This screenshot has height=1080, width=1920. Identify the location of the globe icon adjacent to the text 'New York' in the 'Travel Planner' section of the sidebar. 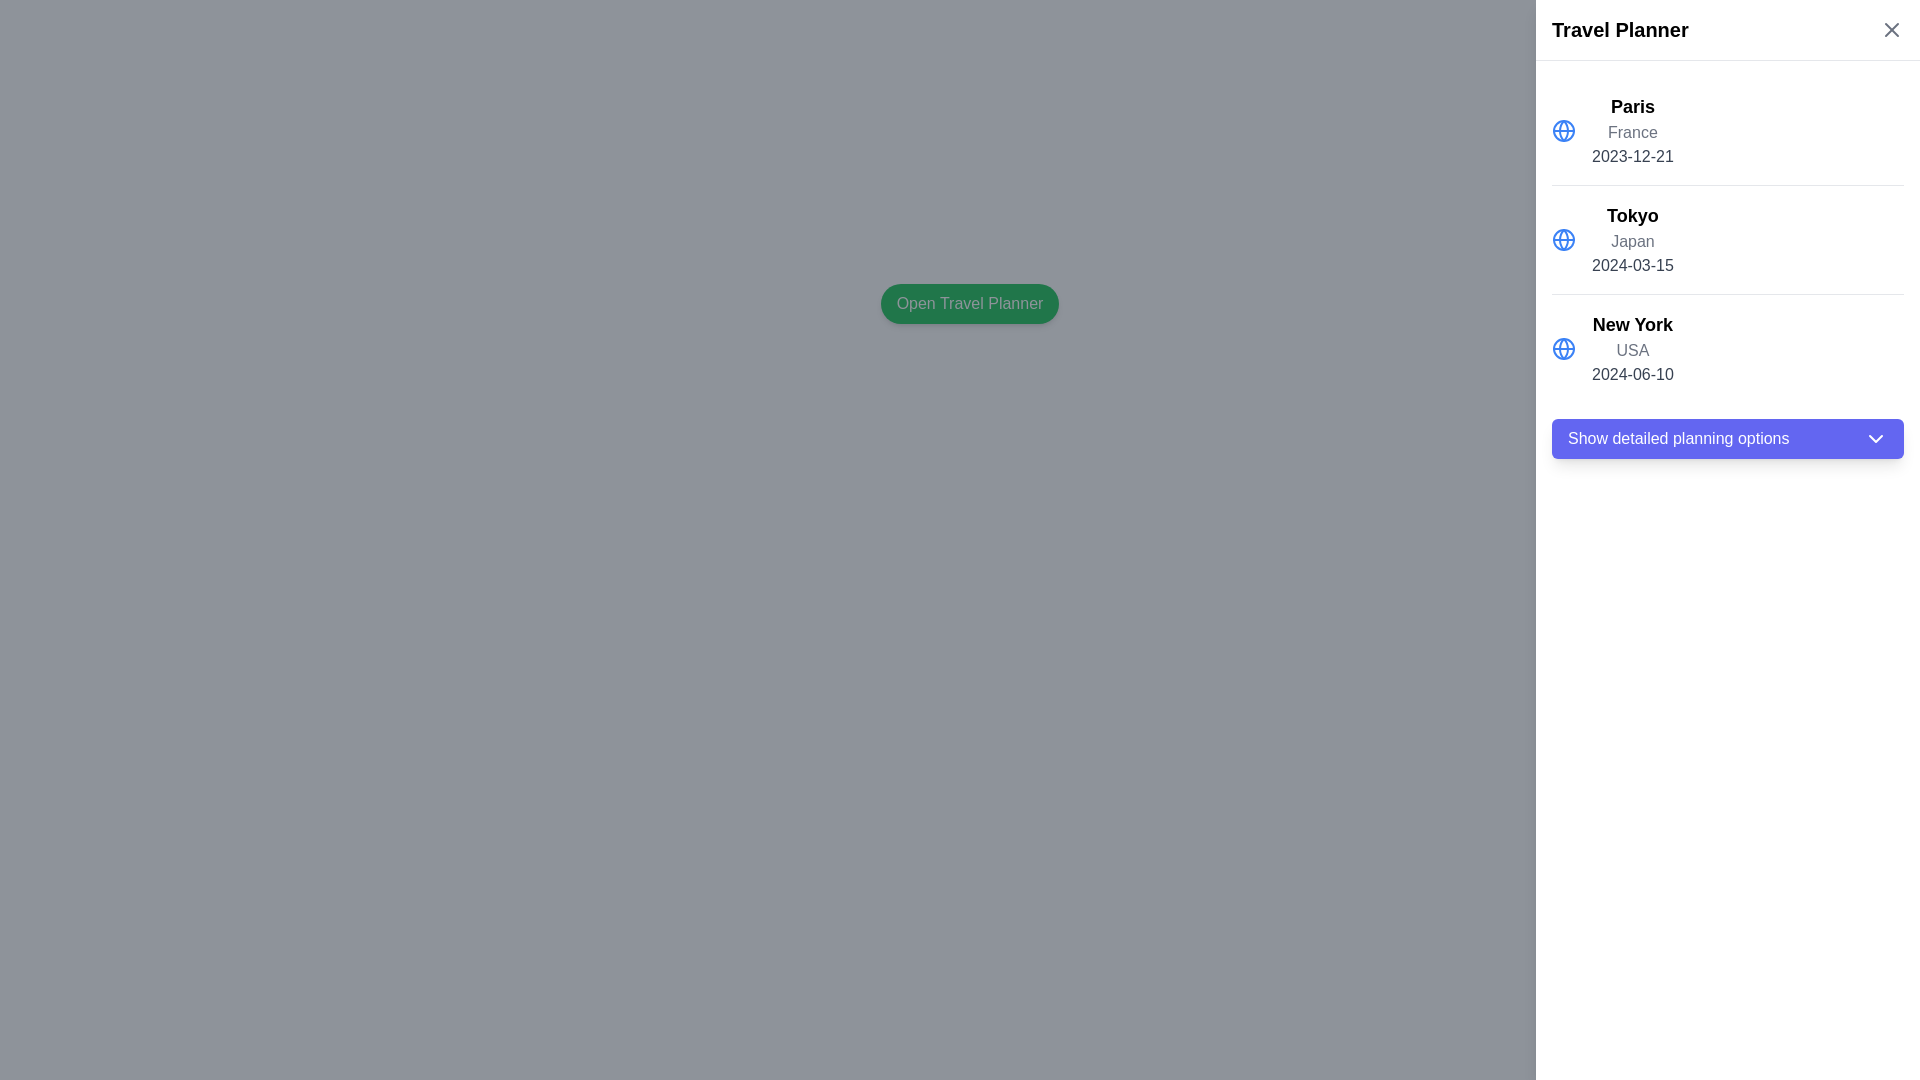
(1563, 347).